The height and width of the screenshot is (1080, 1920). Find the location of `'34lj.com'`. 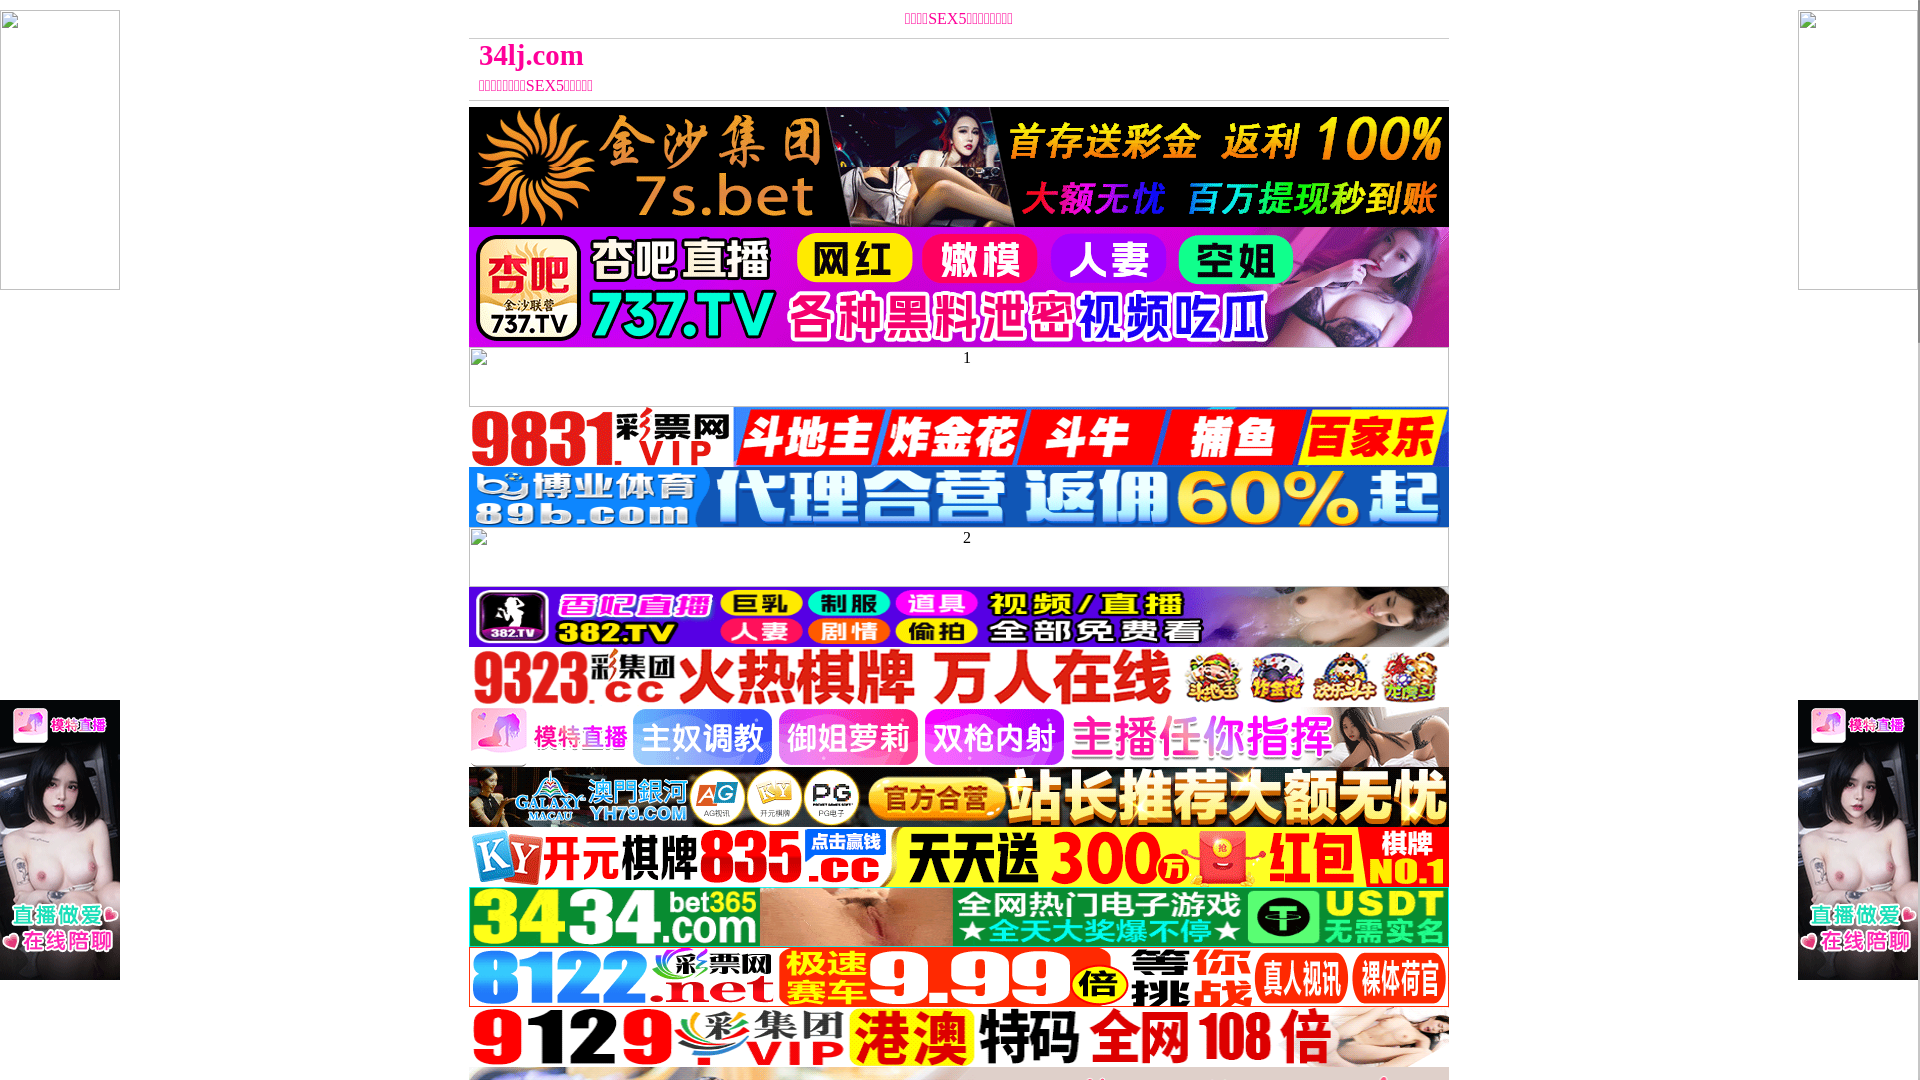

'34lj.com' is located at coordinates (836, 54).